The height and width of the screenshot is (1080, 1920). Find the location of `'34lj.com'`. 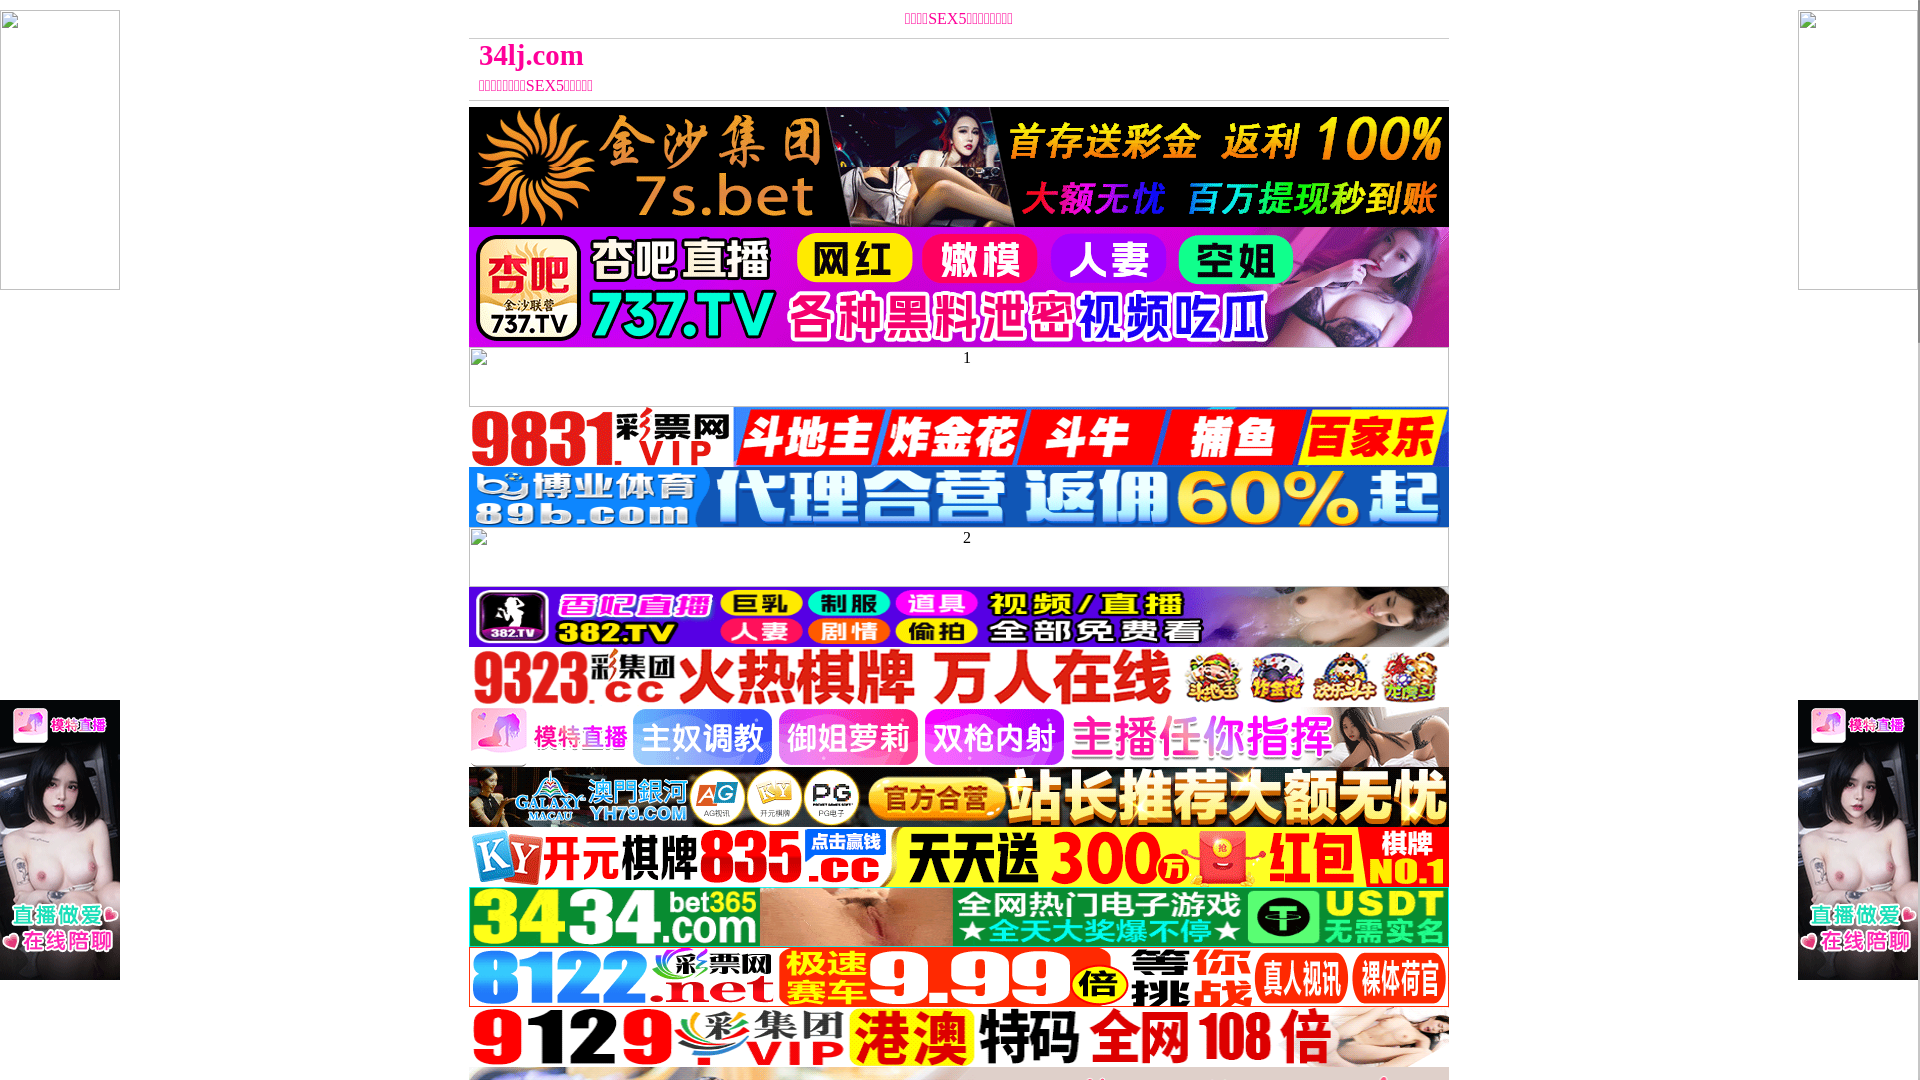

'34lj.com' is located at coordinates (836, 54).